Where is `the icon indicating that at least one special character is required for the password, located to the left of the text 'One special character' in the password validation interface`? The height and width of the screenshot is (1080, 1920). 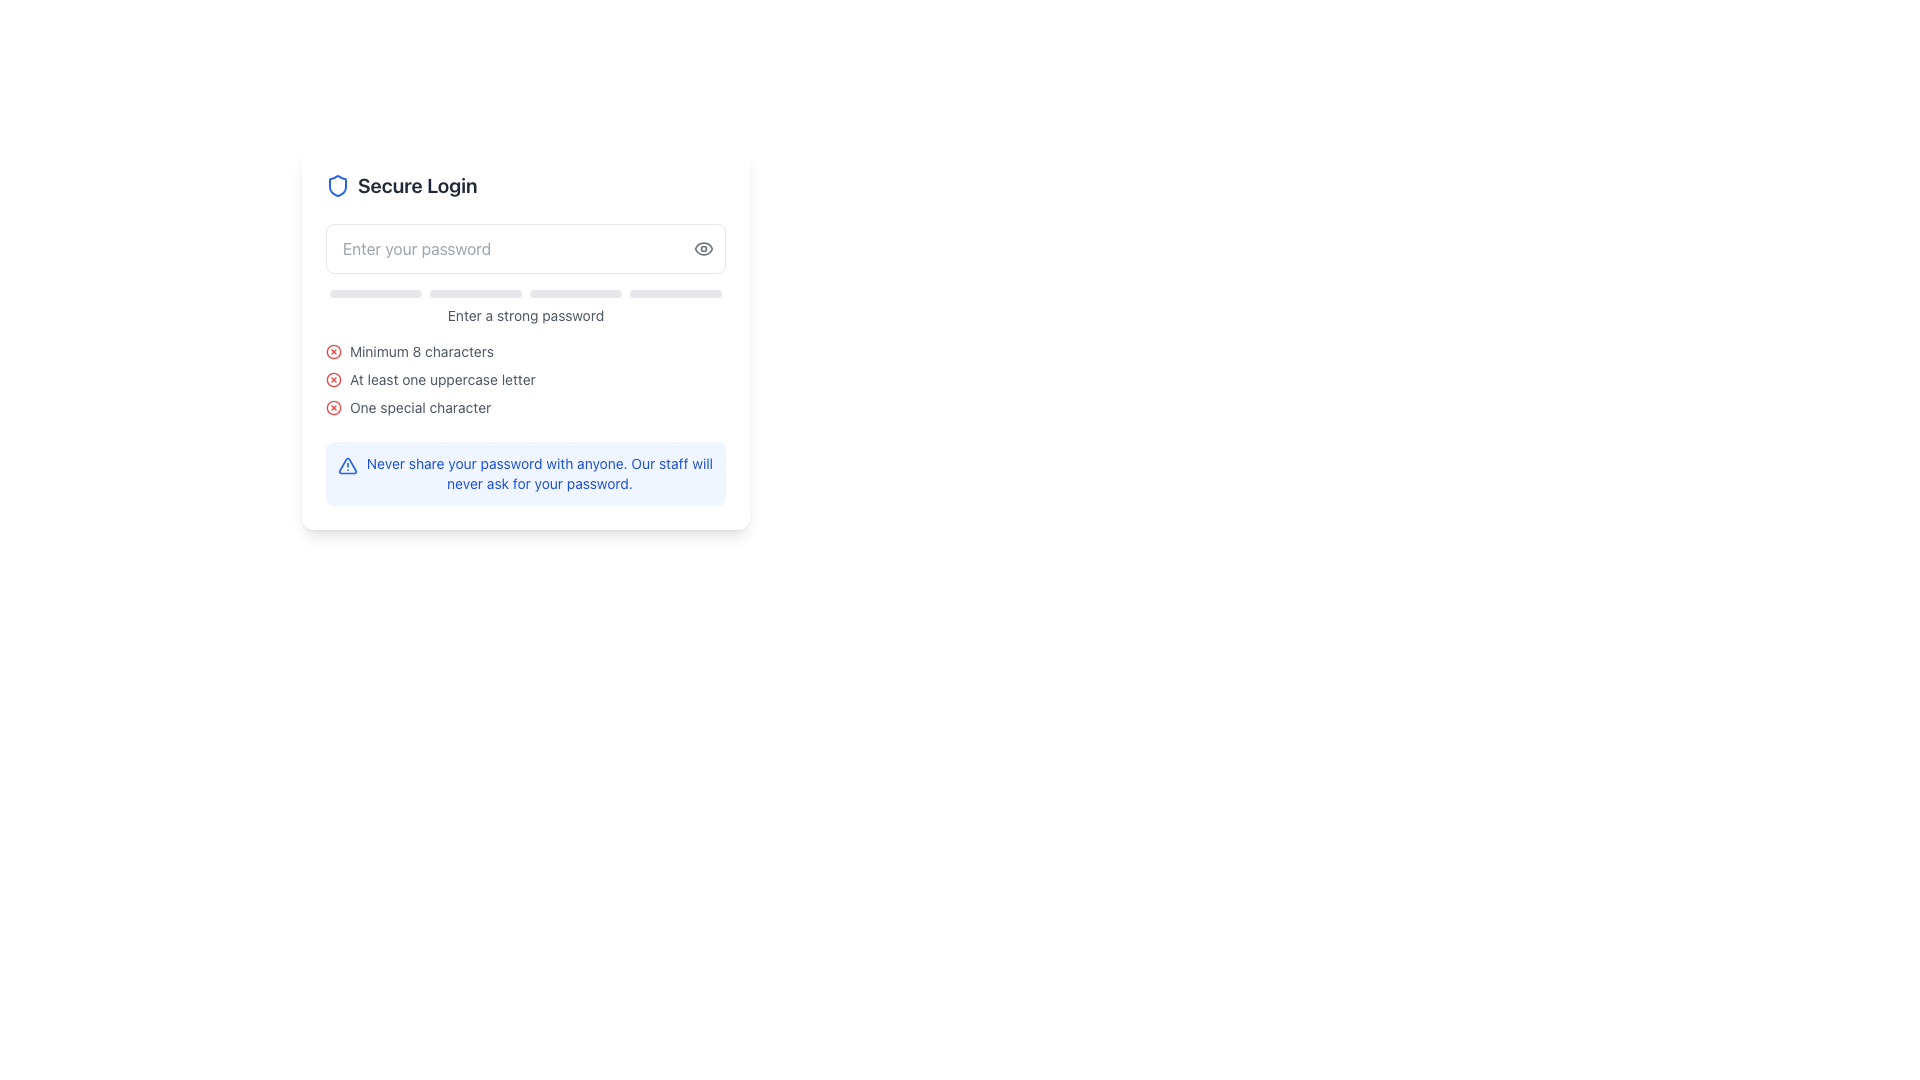 the icon indicating that at least one special character is required for the password, located to the left of the text 'One special character' in the password validation interface is located at coordinates (334, 407).